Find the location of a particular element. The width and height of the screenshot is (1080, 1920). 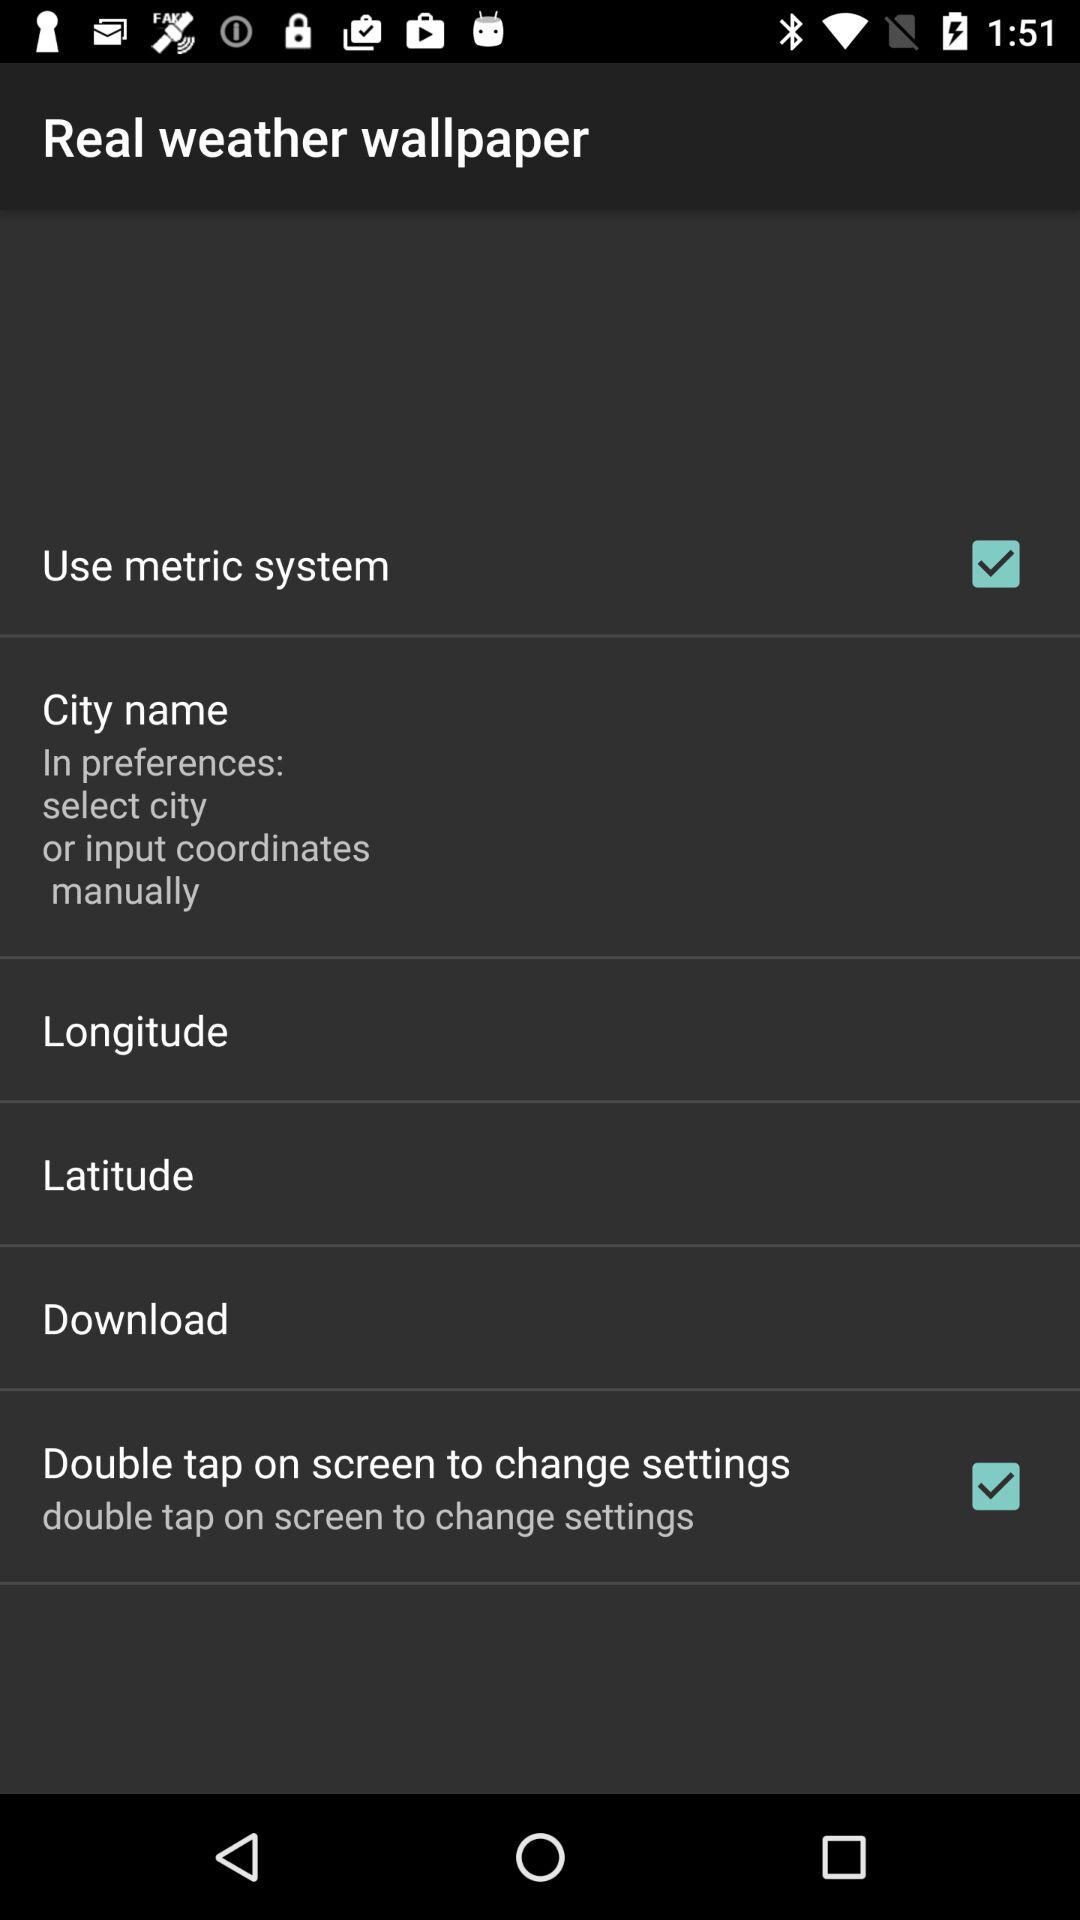

the app above the double tap on item is located at coordinates (135, 1317).